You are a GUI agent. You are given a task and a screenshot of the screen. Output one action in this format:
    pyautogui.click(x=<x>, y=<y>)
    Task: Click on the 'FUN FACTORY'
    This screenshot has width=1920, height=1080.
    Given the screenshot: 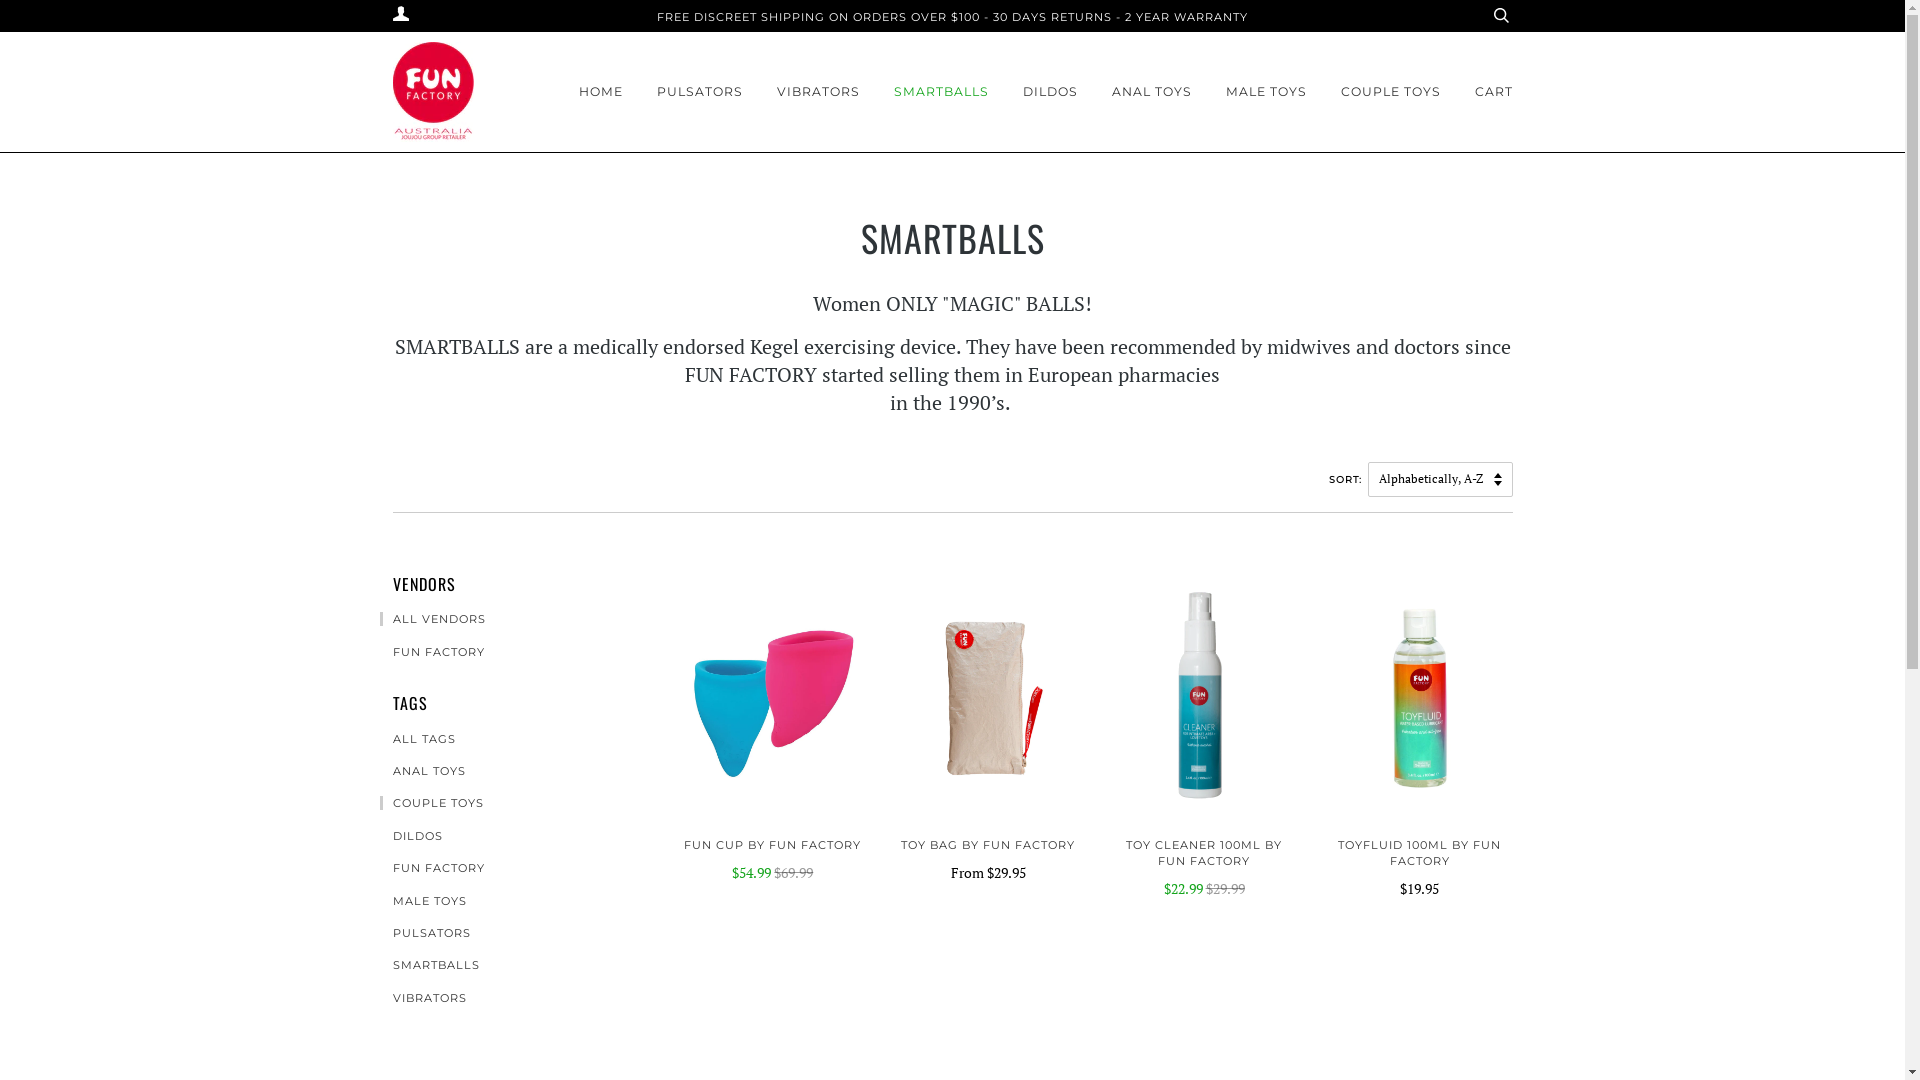 What is the action you would take?
    pyautogui.click(x=379, y=866)
    